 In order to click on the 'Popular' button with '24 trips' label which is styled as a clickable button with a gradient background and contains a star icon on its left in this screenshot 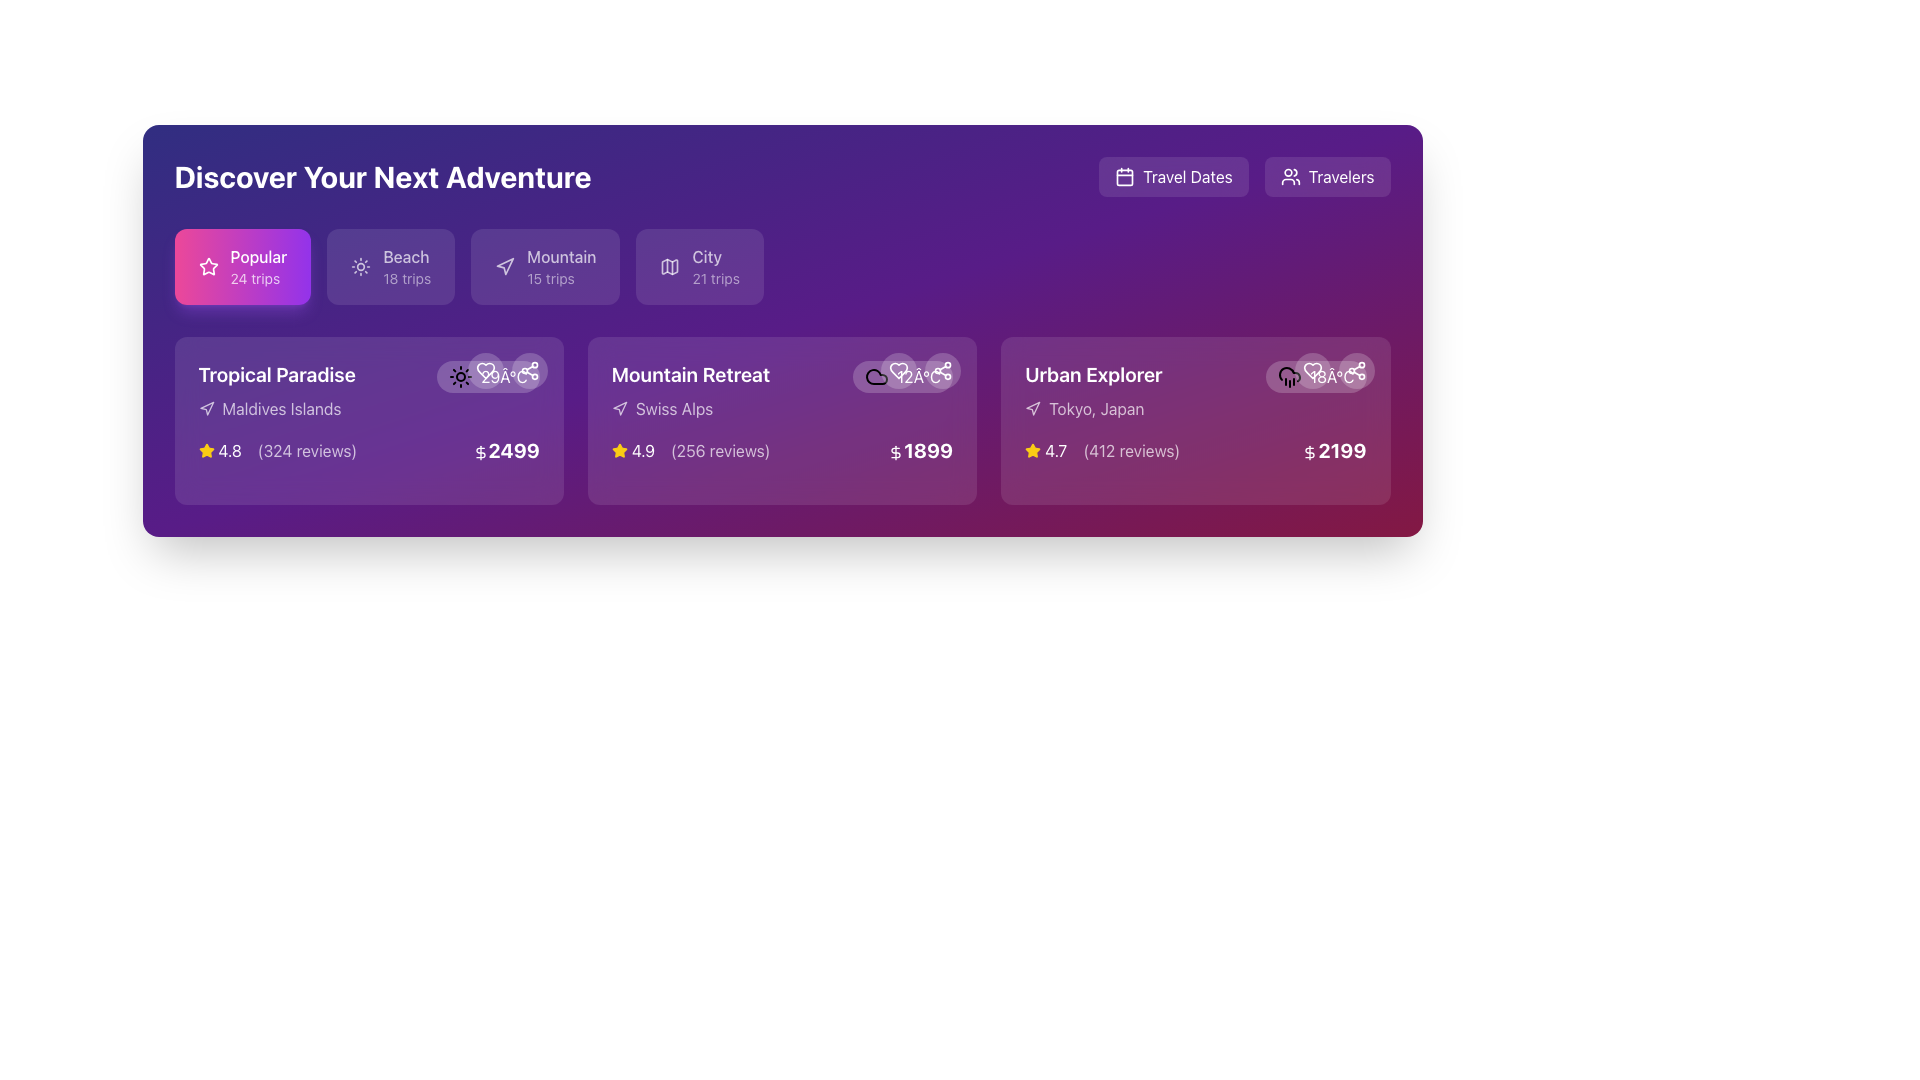, I will do `click(257, 265)`.